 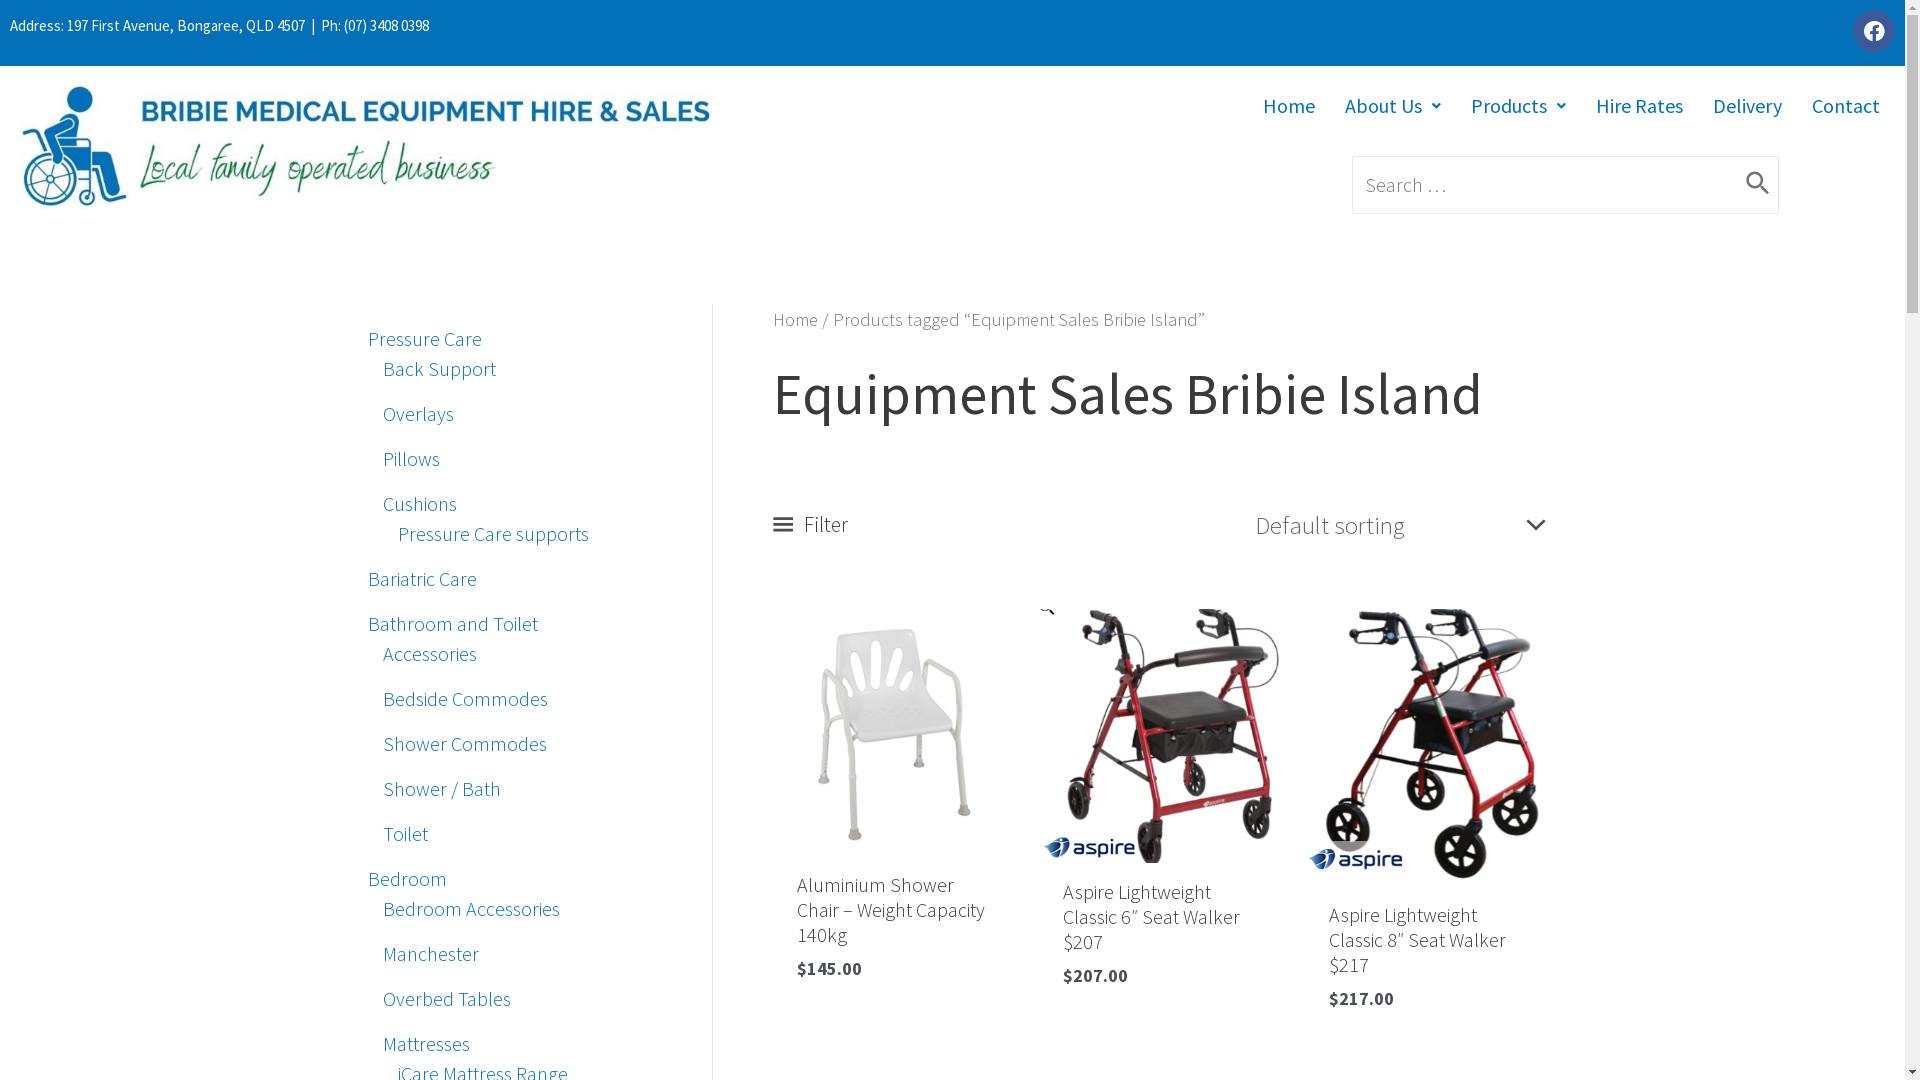 What do you see at coordinates (424, 1042) in the screenshot?
I see `'Mattresses'` at bounding box center [424, 1042].